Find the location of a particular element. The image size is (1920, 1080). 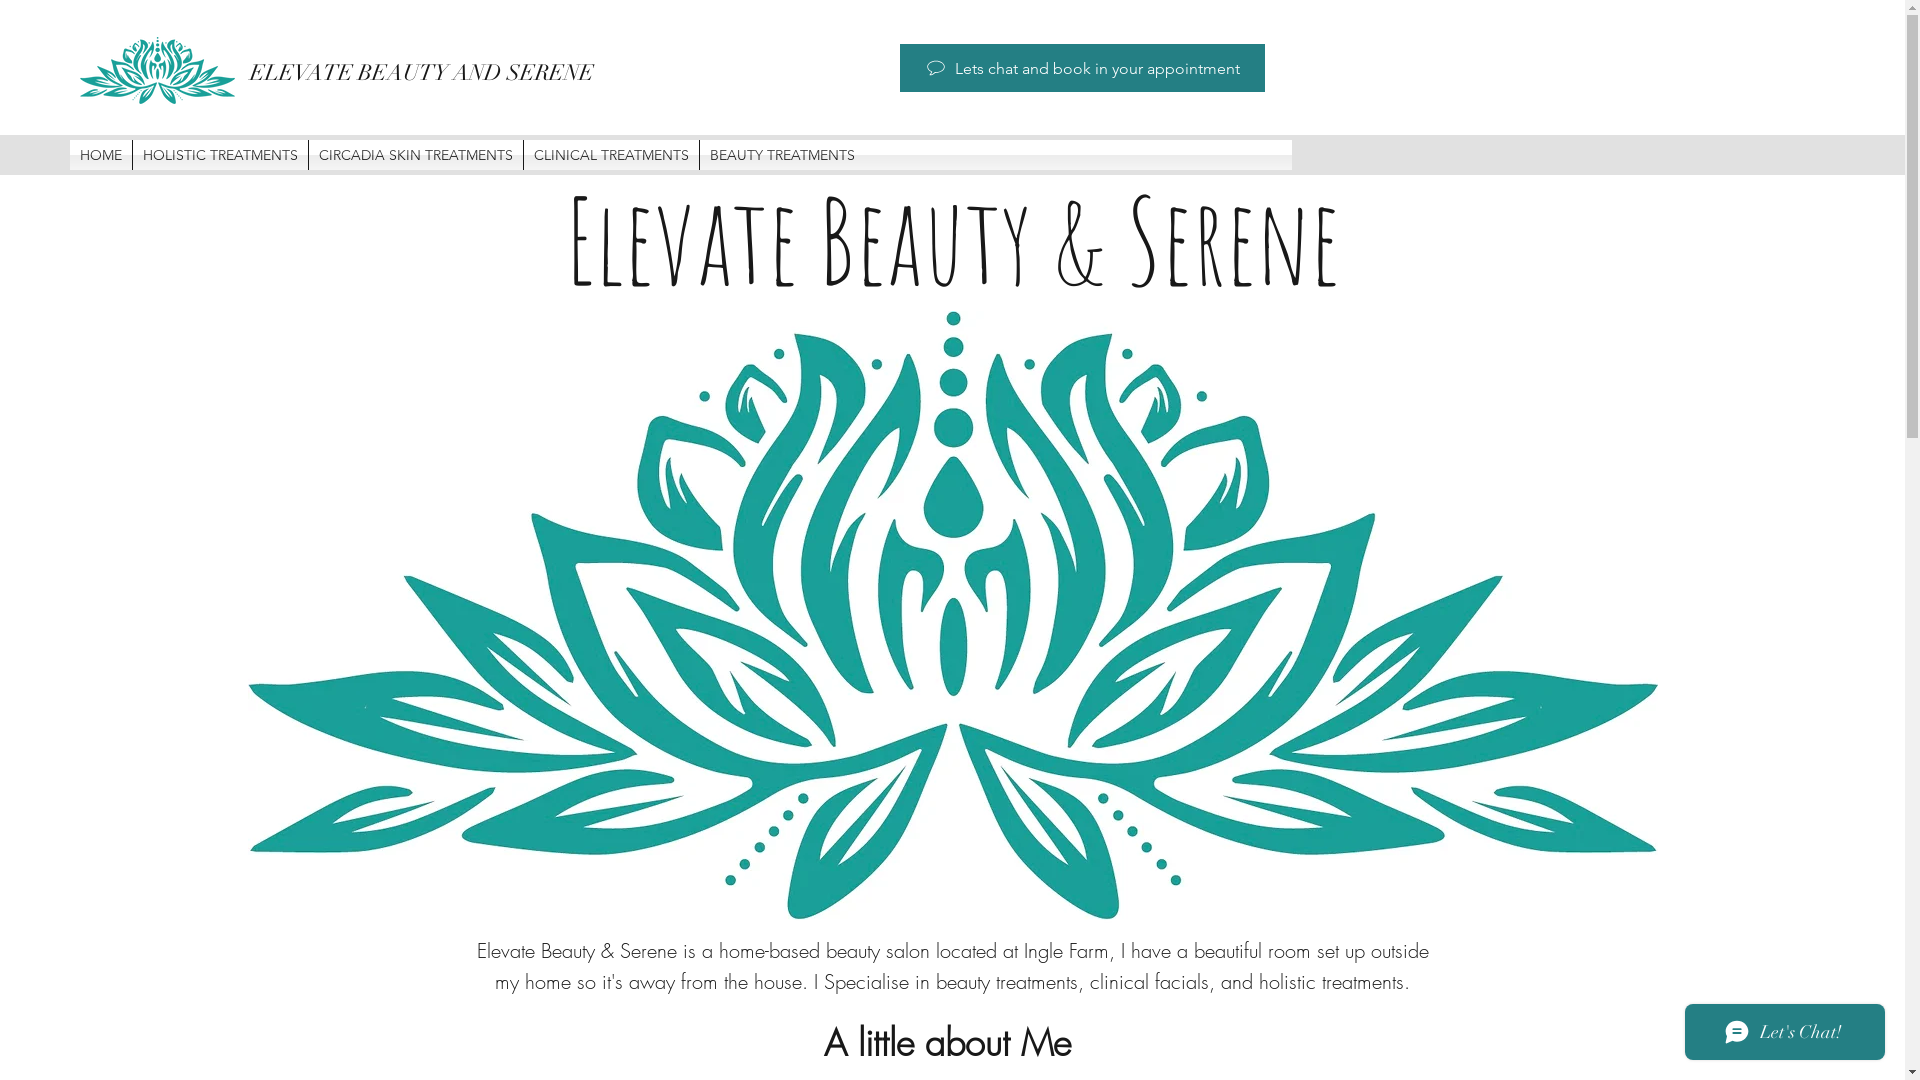

'CIRCADIA SKIN TREATMENTS' is located at coordinates (307, 153).